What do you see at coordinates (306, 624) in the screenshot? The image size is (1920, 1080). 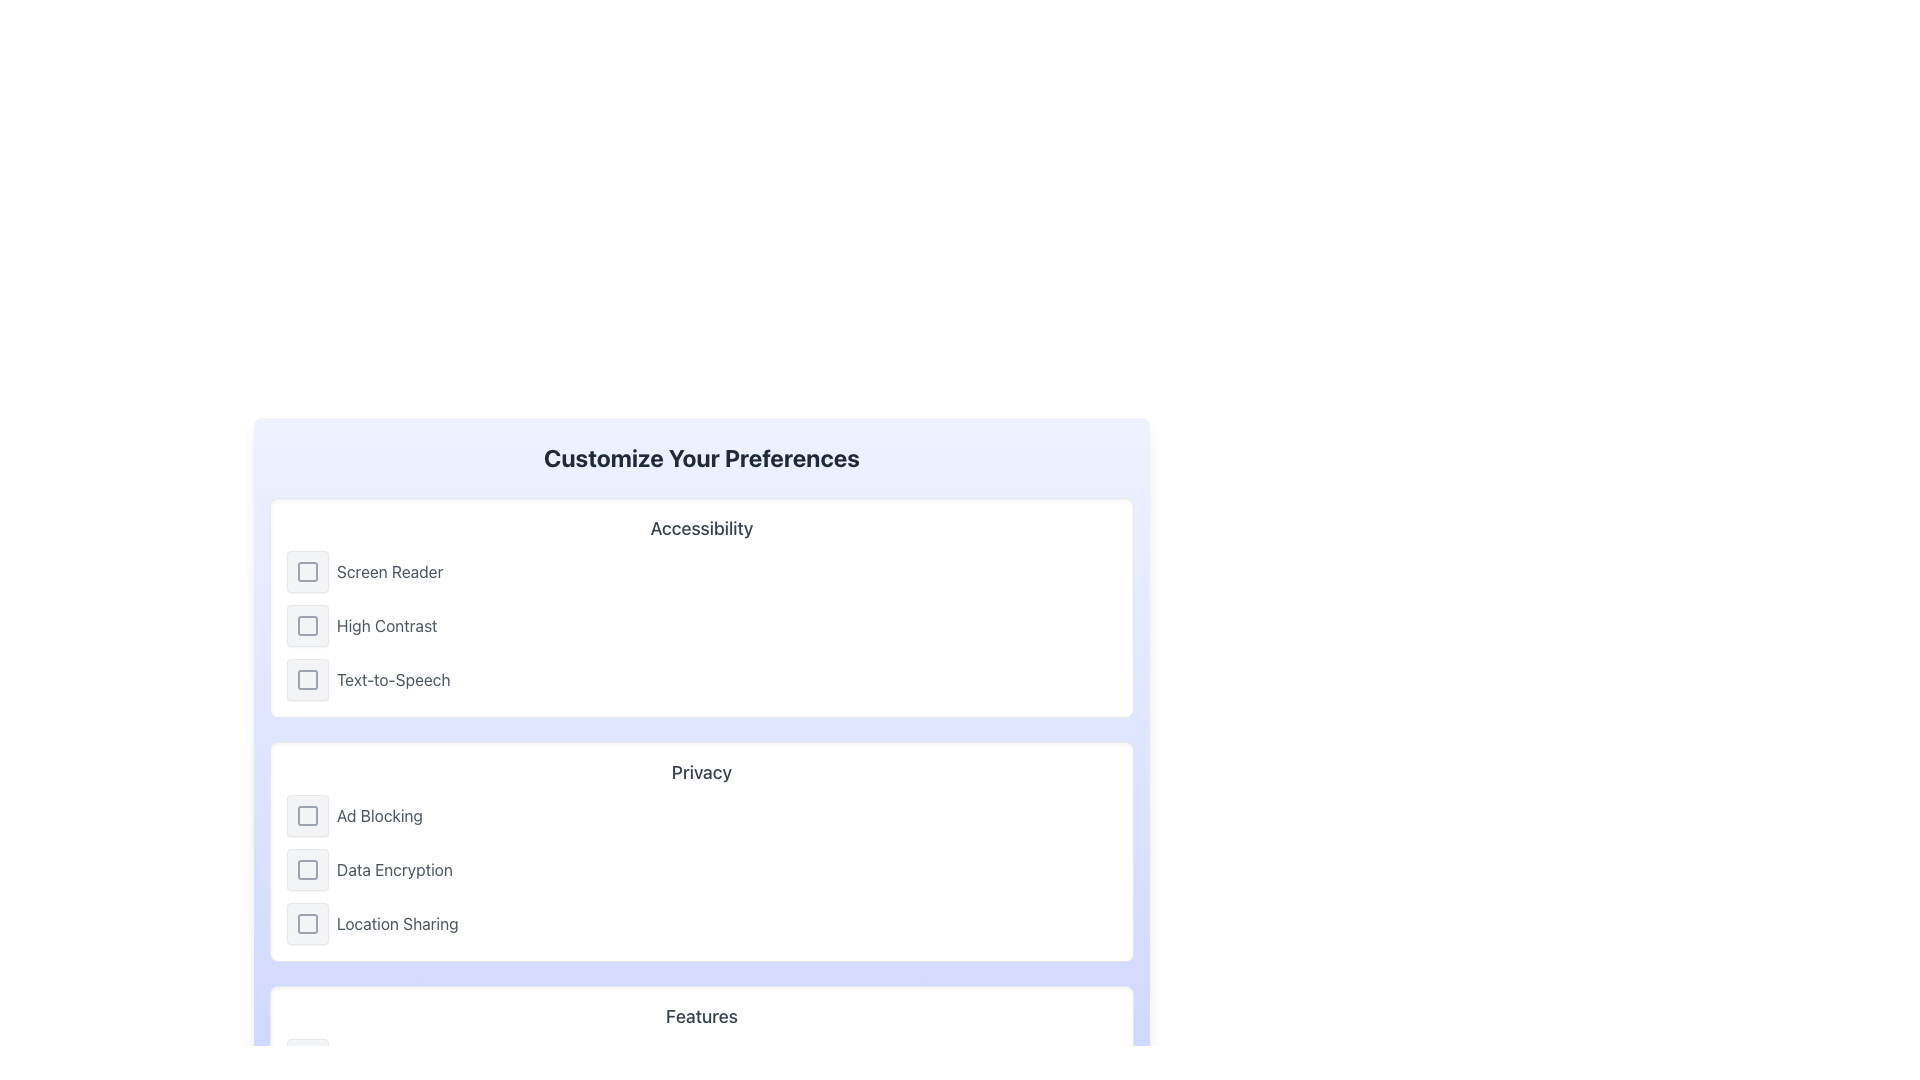 I see `the checkbox with a rounded border styled in gray, located next to the 'High Contrast' text in the 'Accessibility' section` at bounding box center [306, 624].